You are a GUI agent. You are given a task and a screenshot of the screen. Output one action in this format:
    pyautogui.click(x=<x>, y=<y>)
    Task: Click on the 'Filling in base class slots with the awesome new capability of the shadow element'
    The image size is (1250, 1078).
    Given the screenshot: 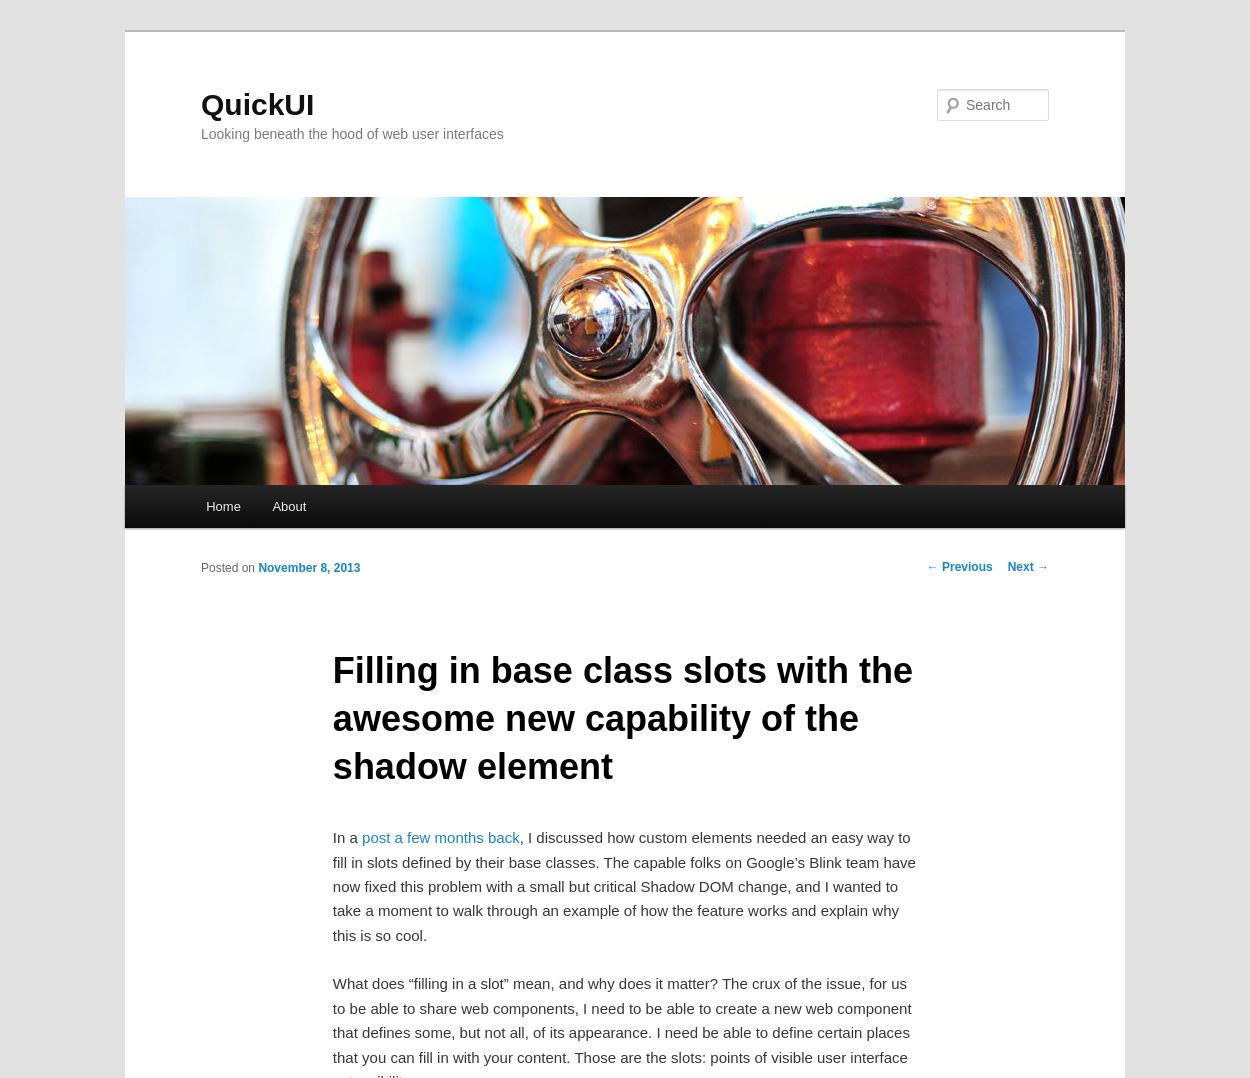 What is the action you would take?
    pyautogui.click(x=621, y=716)
    